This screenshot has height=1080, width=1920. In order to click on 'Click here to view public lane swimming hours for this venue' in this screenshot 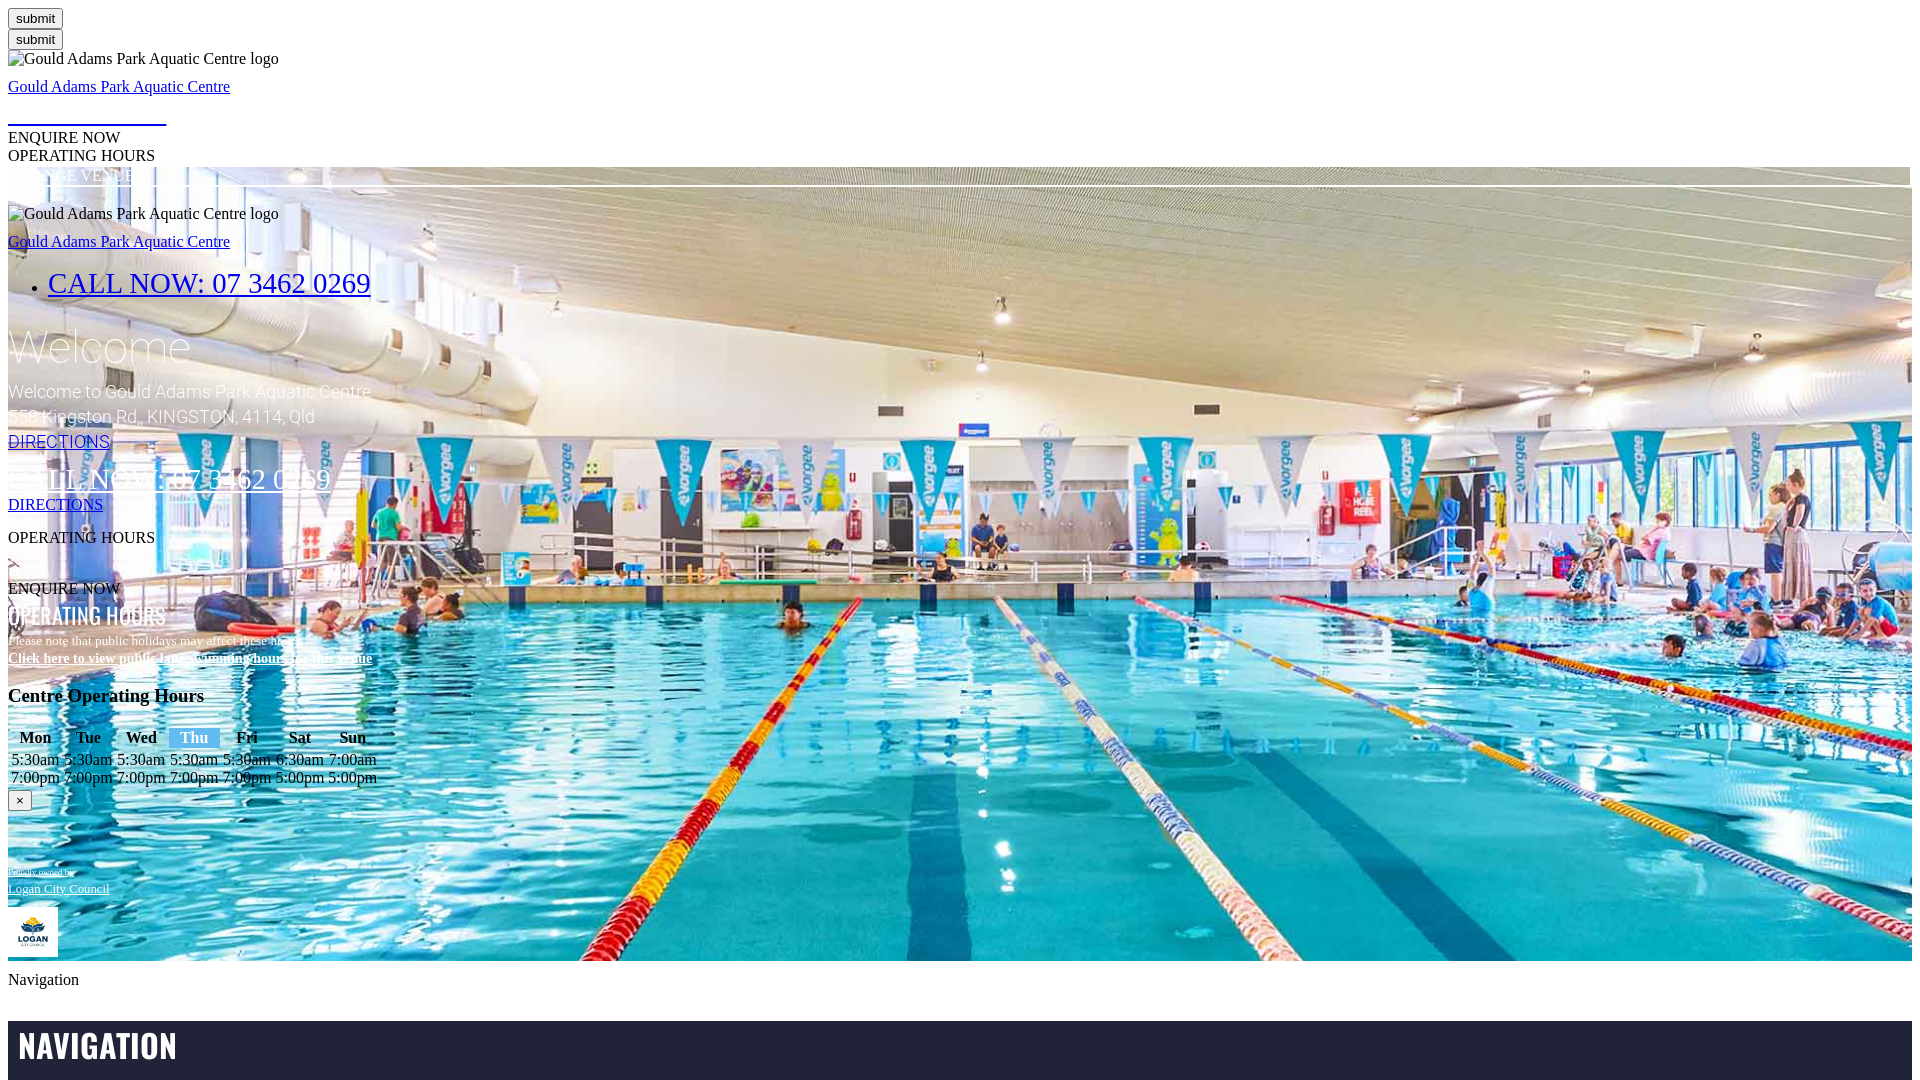, I will do `click(8, 658)`.